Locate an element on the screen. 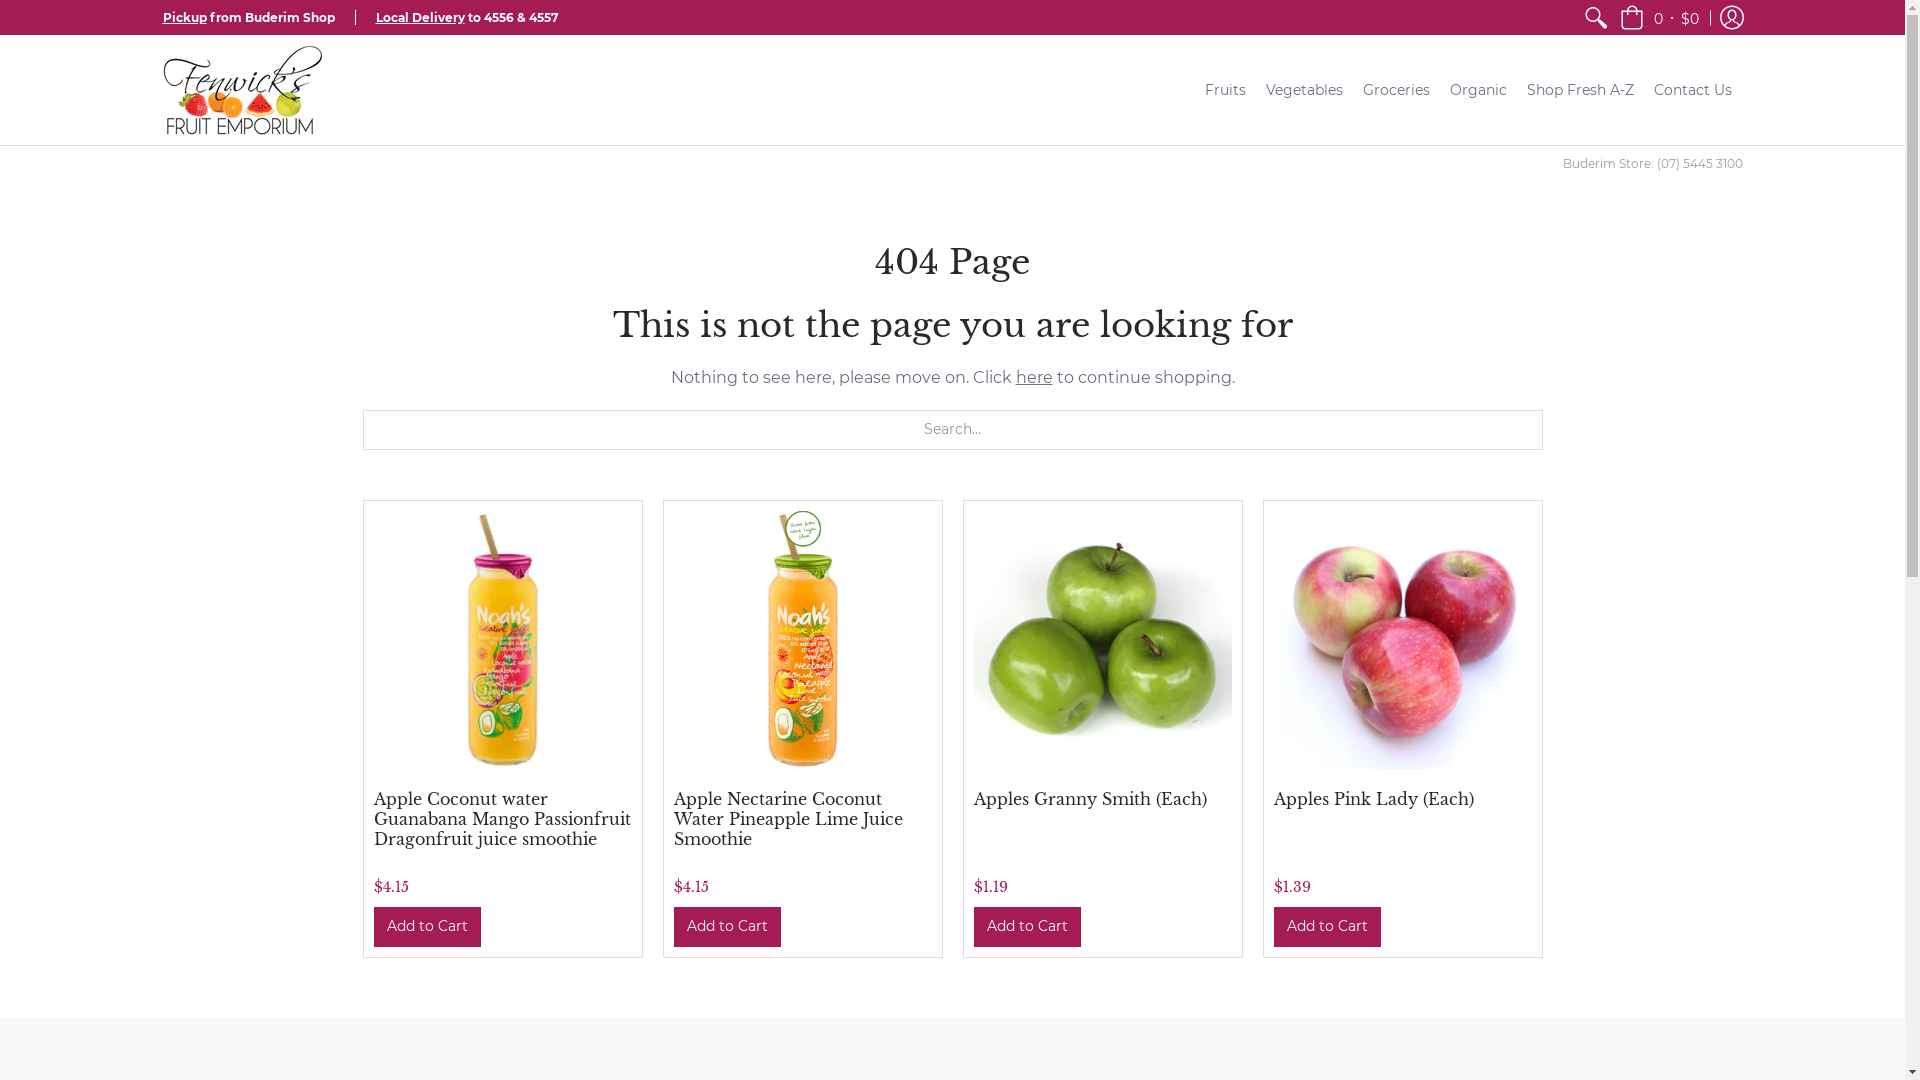 The width and height of the screenshot is (1920, 1080). 'Apples Granny Smith (Each)' is located at coordinates (1089, 797).